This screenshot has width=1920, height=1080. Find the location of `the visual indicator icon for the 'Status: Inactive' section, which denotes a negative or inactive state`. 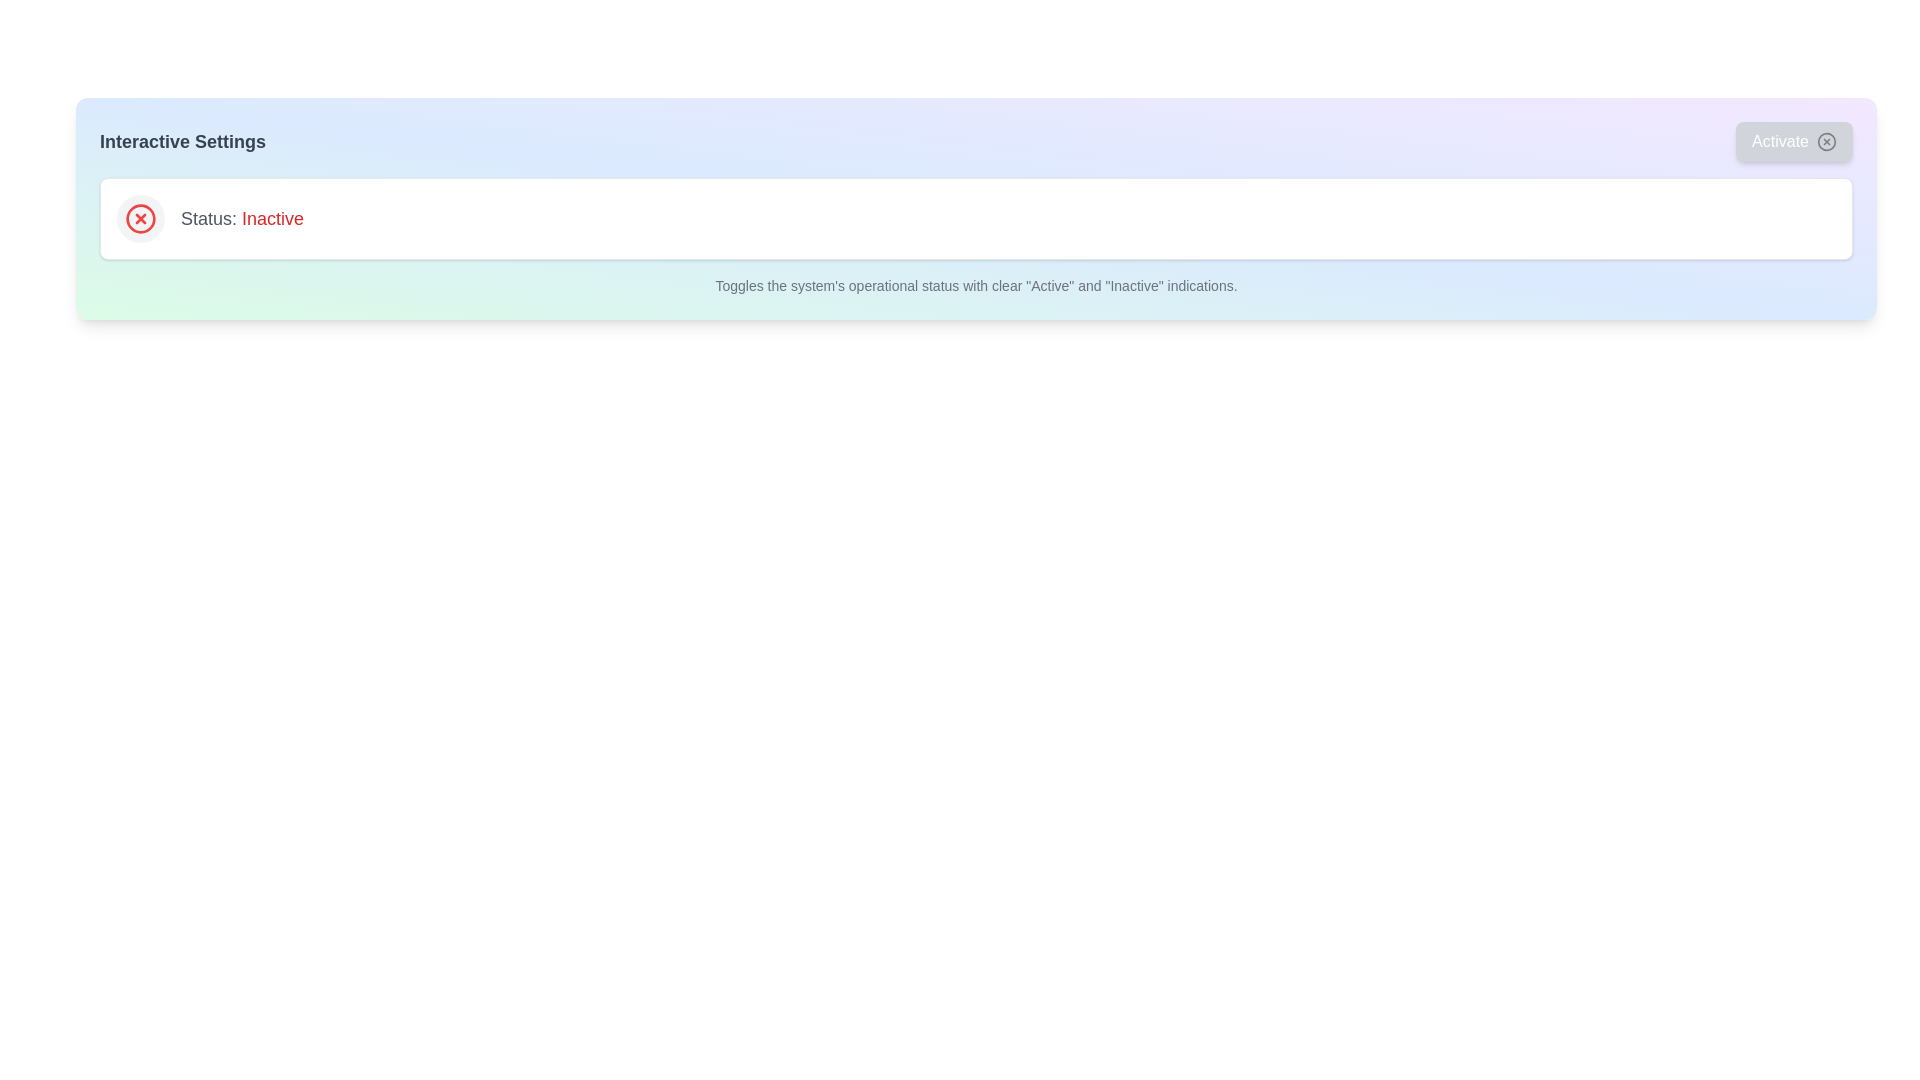

the visual indicator icon for the 'Status: Inactive' section, which denotes a negative or inactive state is located at coordinates (139, 219).